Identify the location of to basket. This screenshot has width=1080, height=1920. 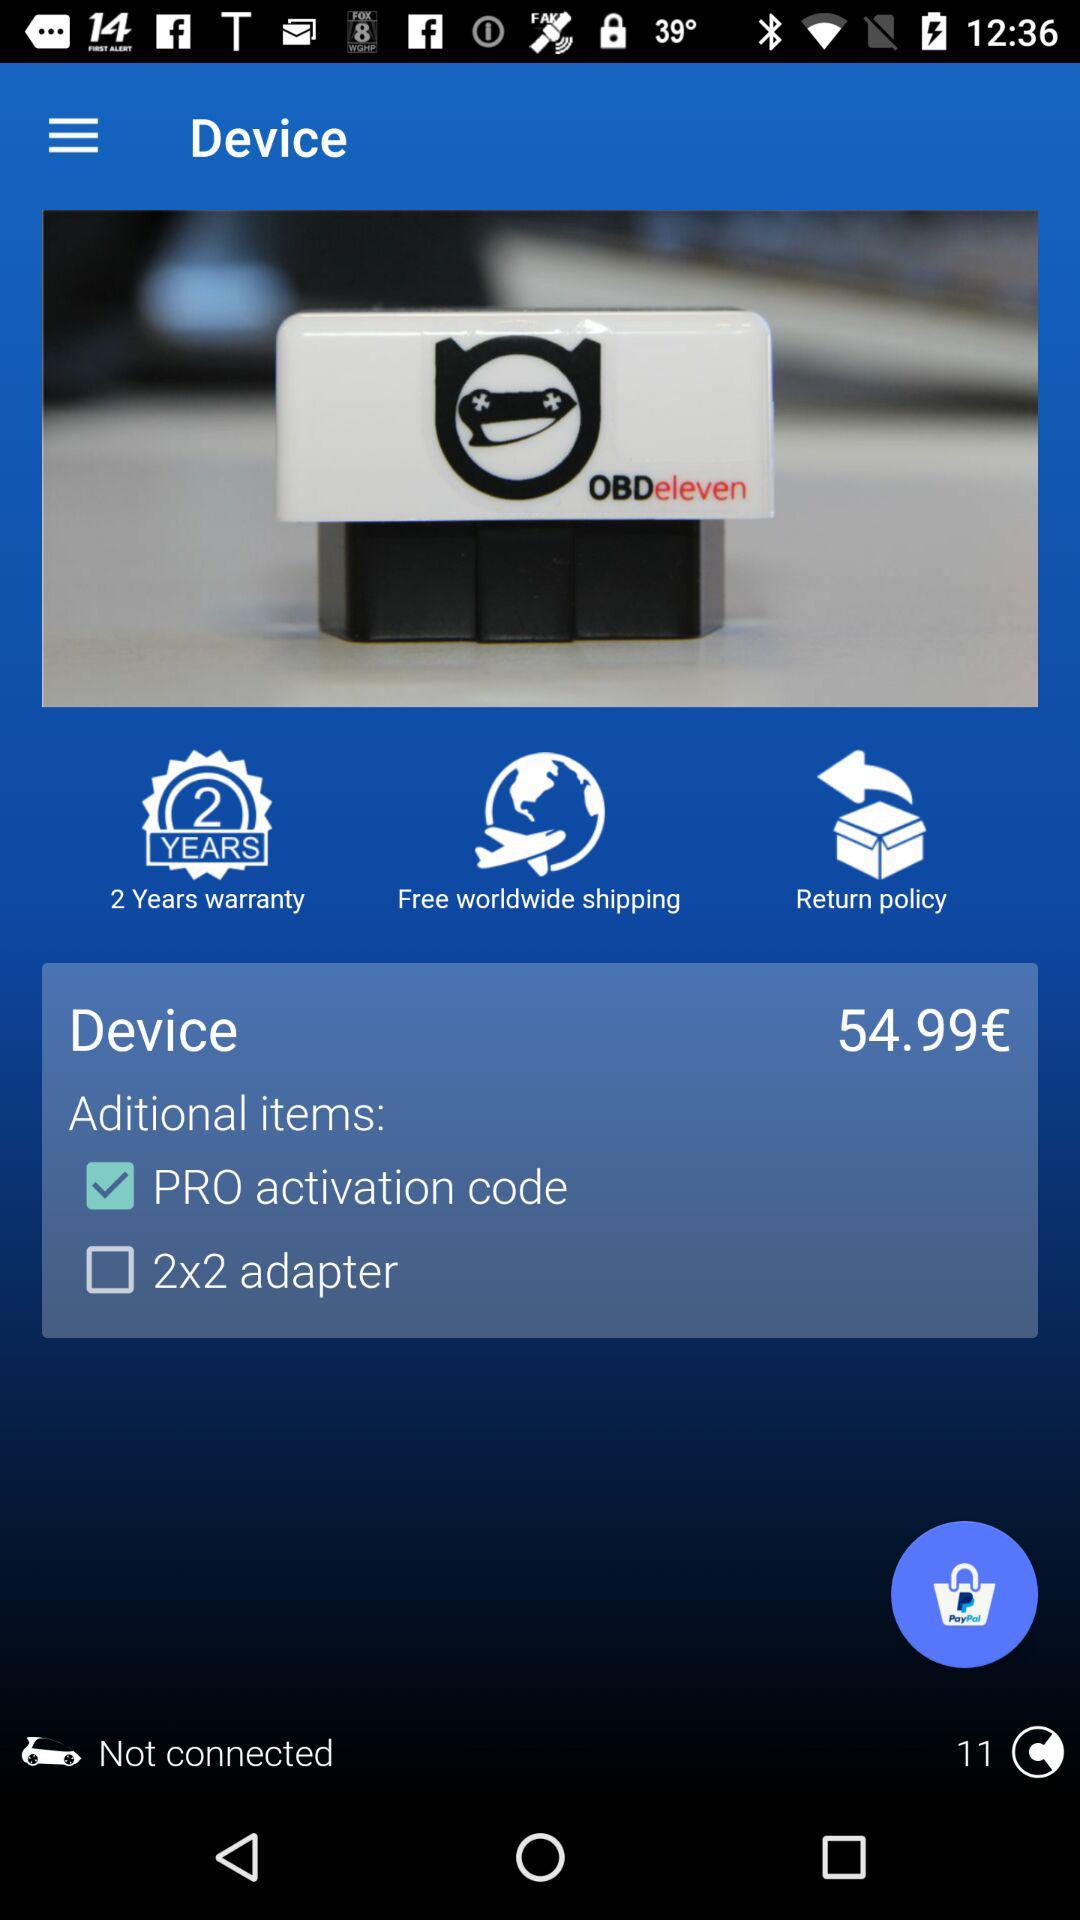
(963, 1593).